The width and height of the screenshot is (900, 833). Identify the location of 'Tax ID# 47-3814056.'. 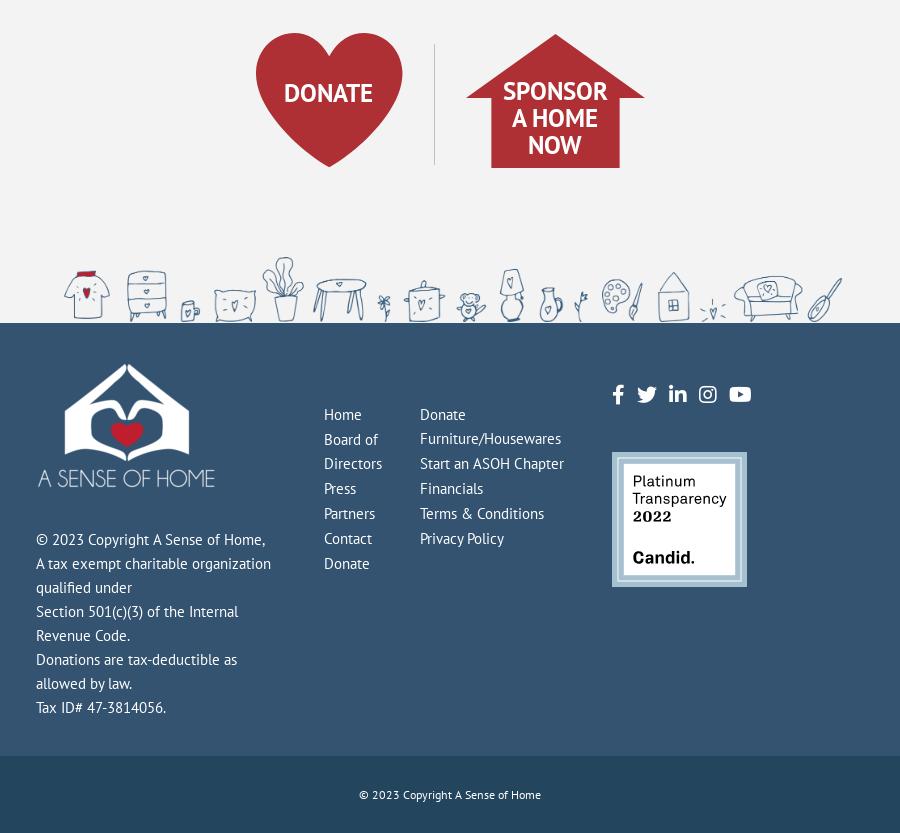
(99, 706).